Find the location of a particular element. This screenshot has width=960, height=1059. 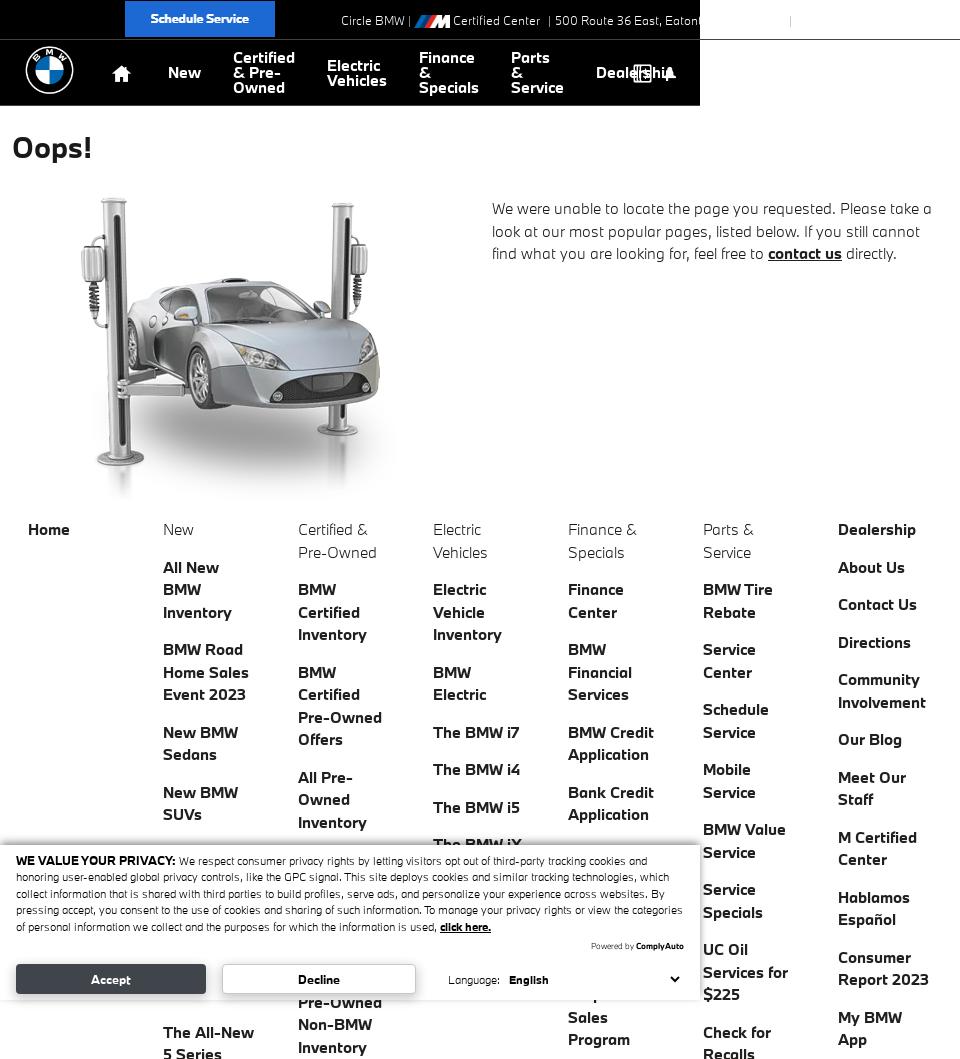

'BMW Value Service' is located at coordinates (743, 838).